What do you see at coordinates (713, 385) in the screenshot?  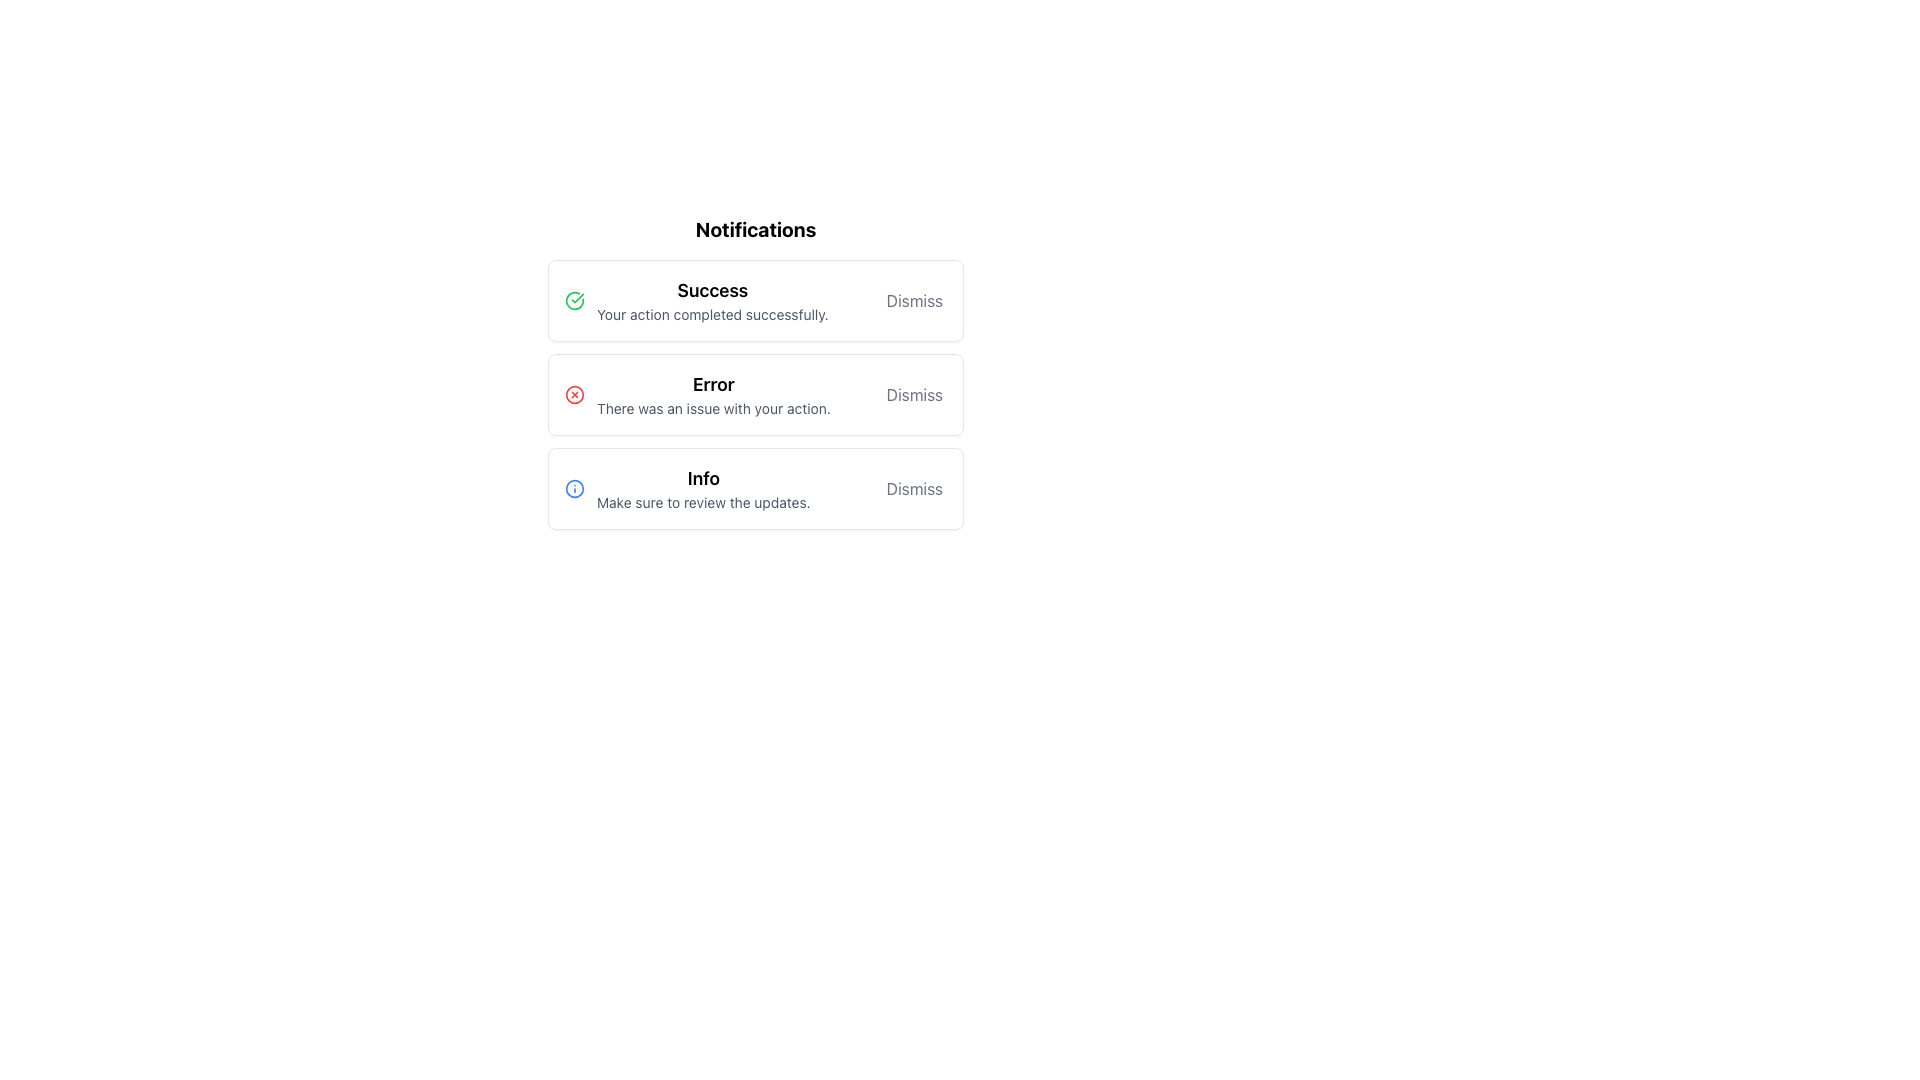 I see `the 'Error' text element displayed in bold, larger font within the notification card labeled 'Error', located near the center of the interface` at bounding box center [713, 385].